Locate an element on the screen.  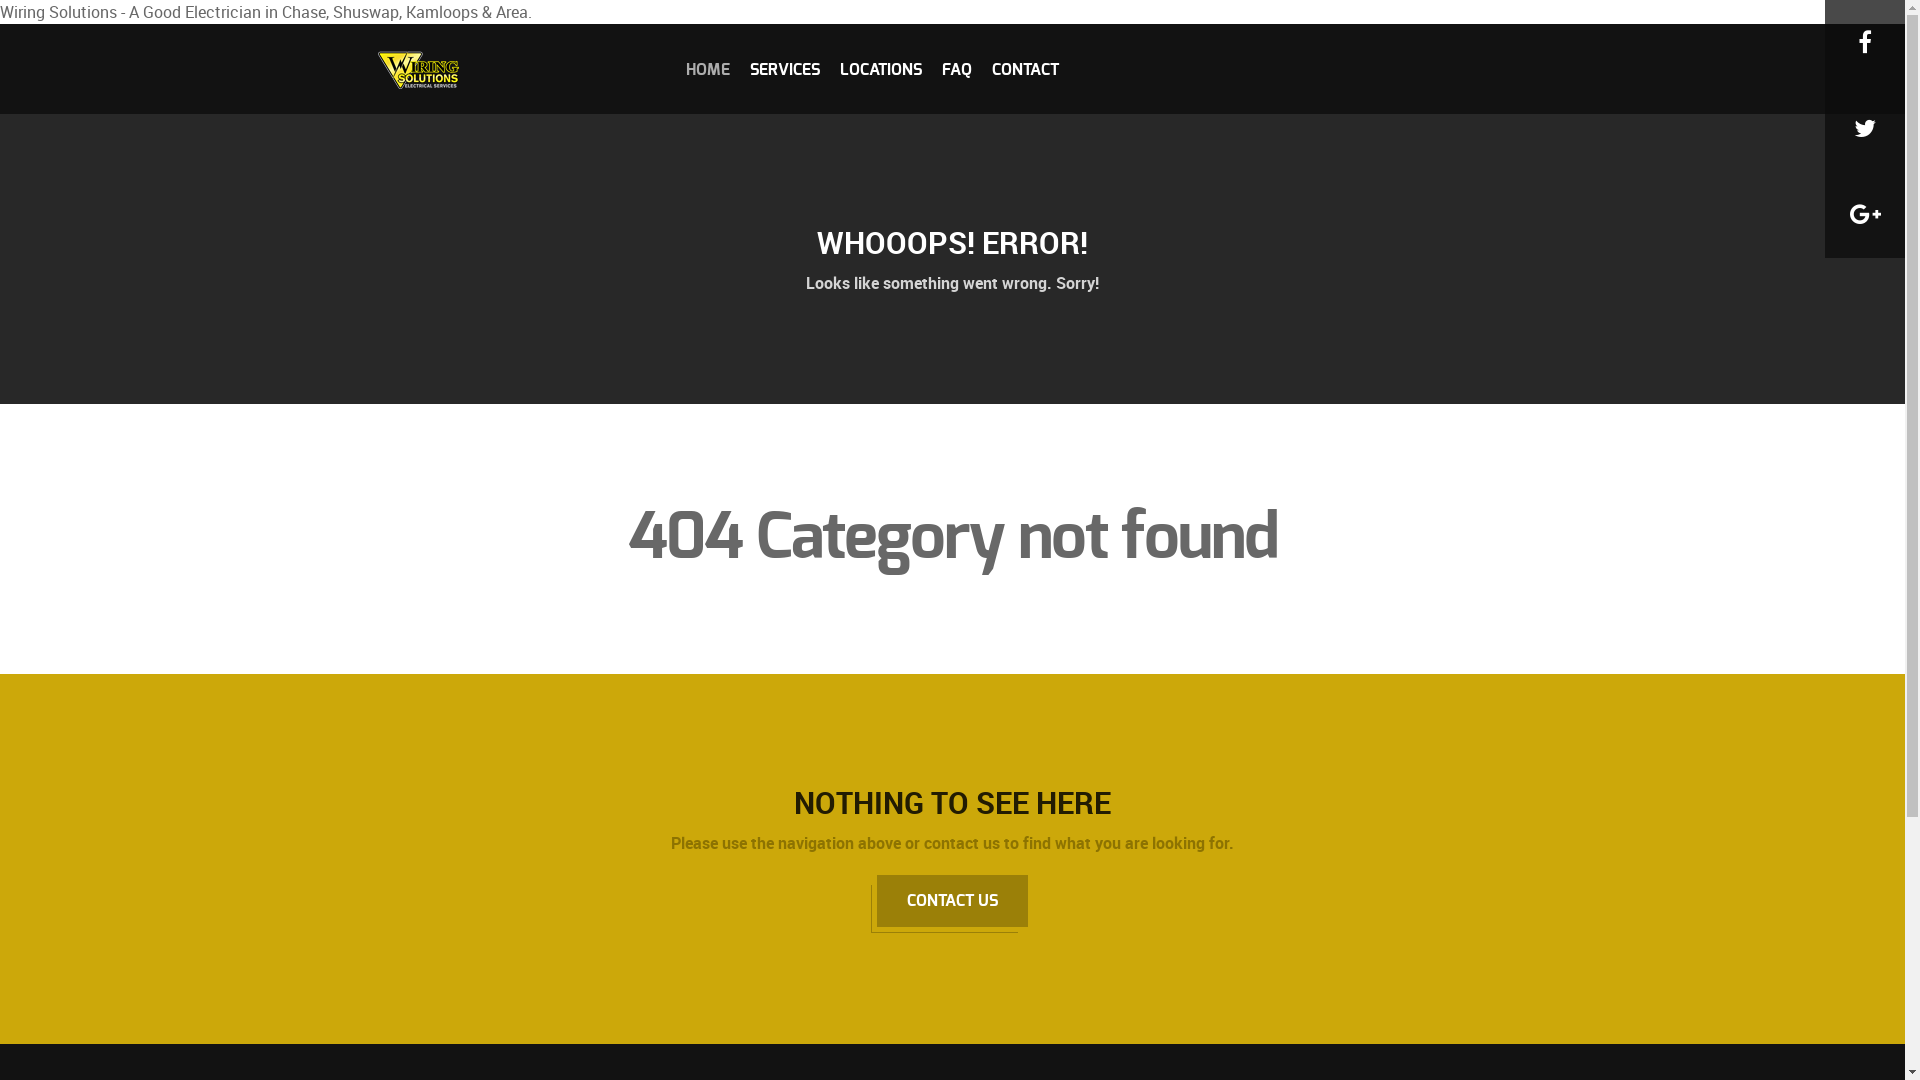
'FAQ' is located at coordinates (955, 68).